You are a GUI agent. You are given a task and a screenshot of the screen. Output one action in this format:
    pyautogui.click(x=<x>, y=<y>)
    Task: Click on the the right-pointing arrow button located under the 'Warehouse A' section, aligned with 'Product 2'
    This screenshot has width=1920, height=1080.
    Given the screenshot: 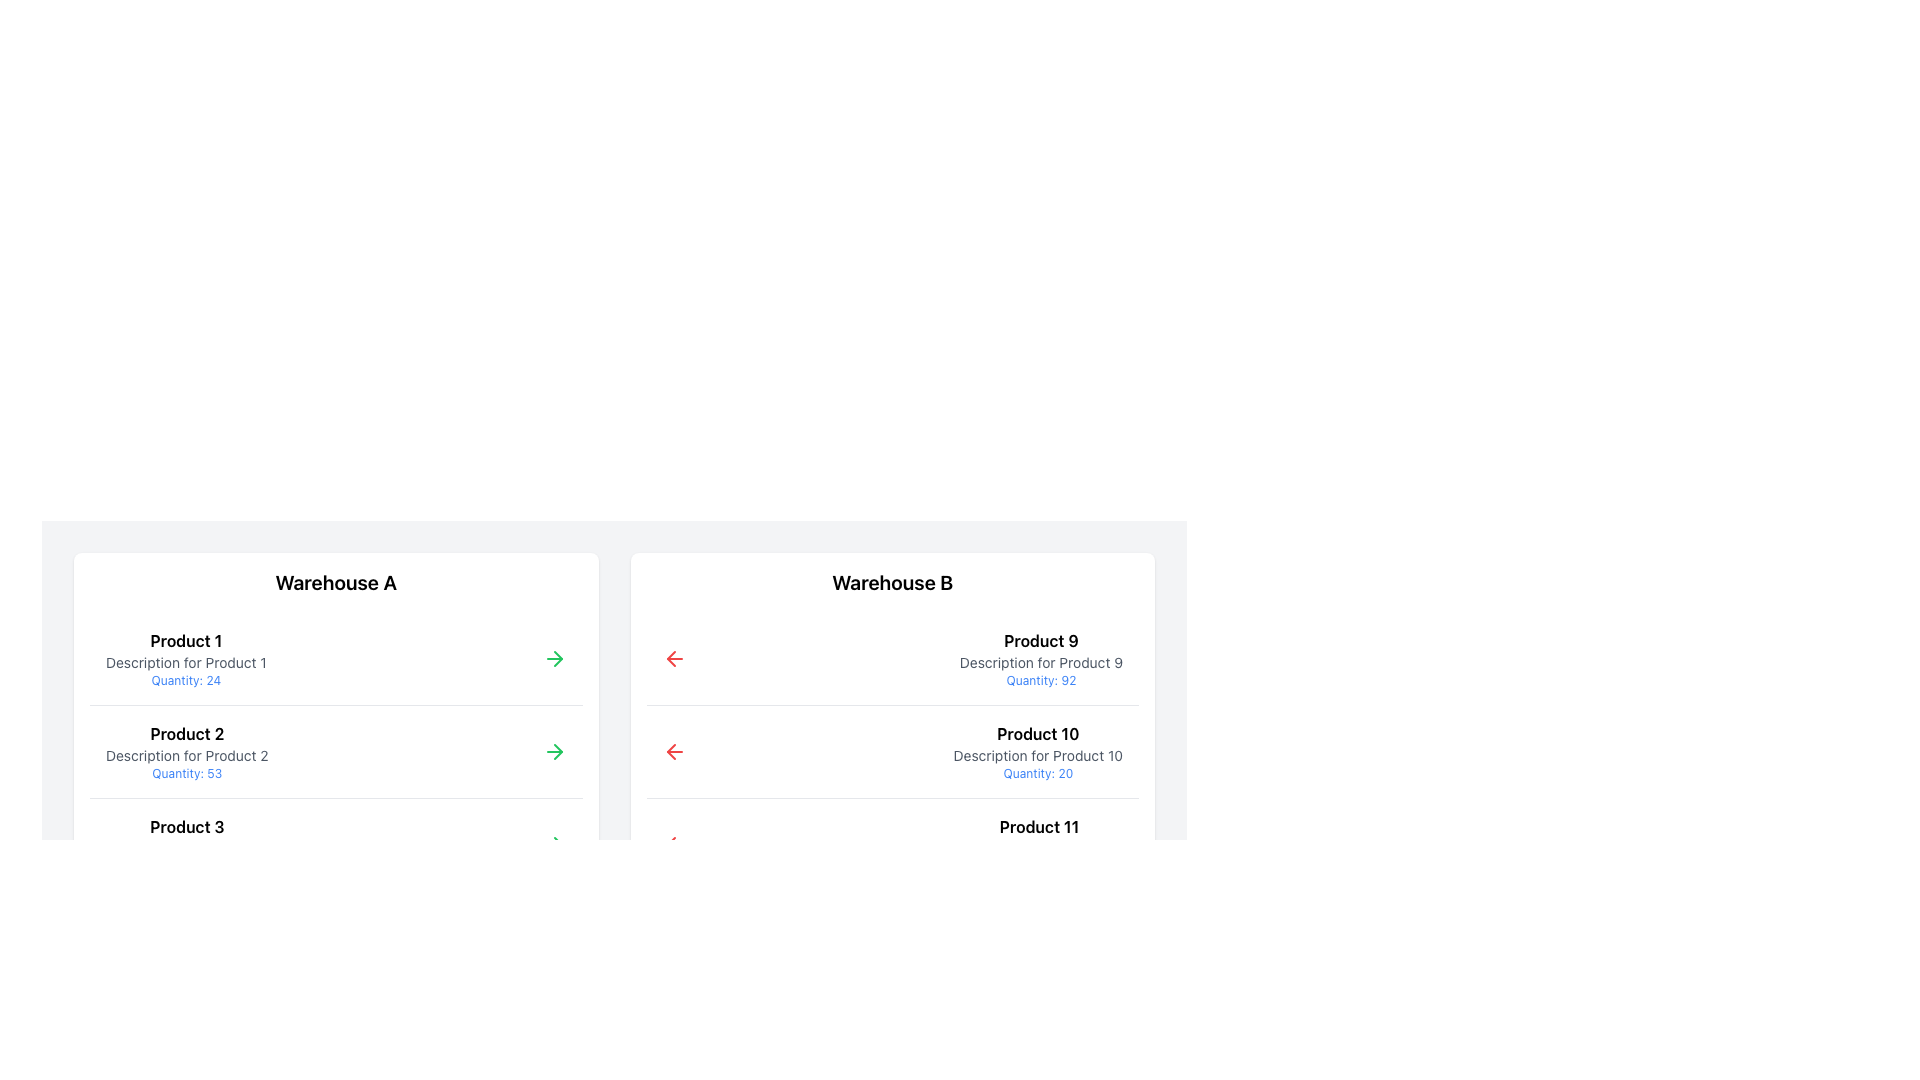 What is the action you would take?
    pyautogui.click(x=557, y=1030)
    